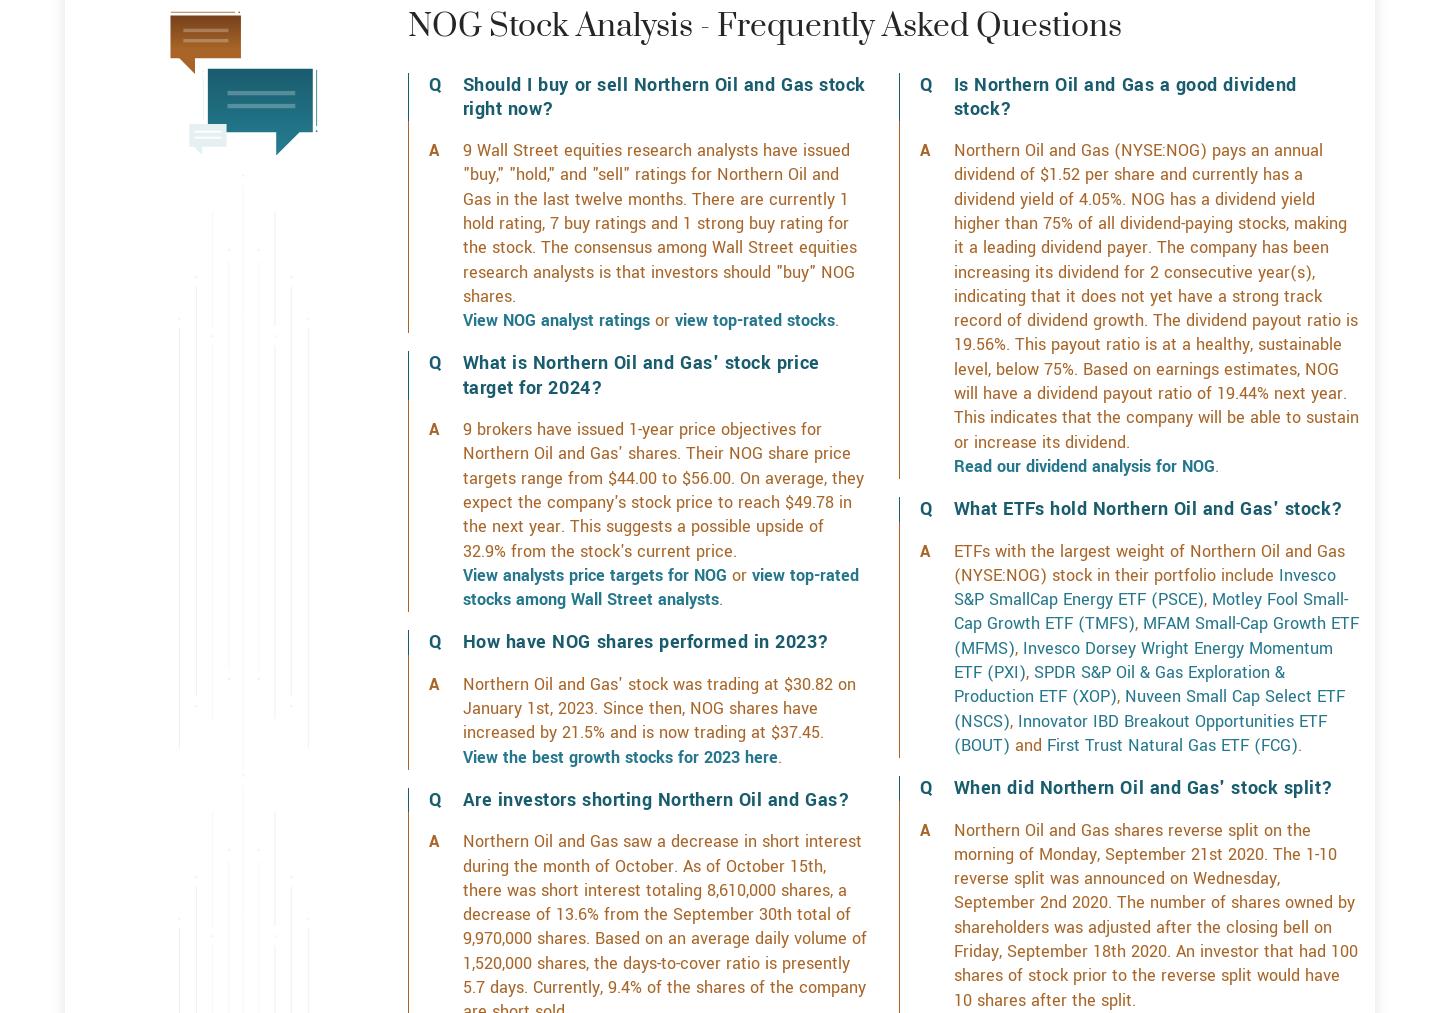 Image resolution: width=1440 pixels, height=1013 pixels. I want to click on 'Motley Fool Small-Cap Growth ETF (TMFS)', so click(1149, 681).